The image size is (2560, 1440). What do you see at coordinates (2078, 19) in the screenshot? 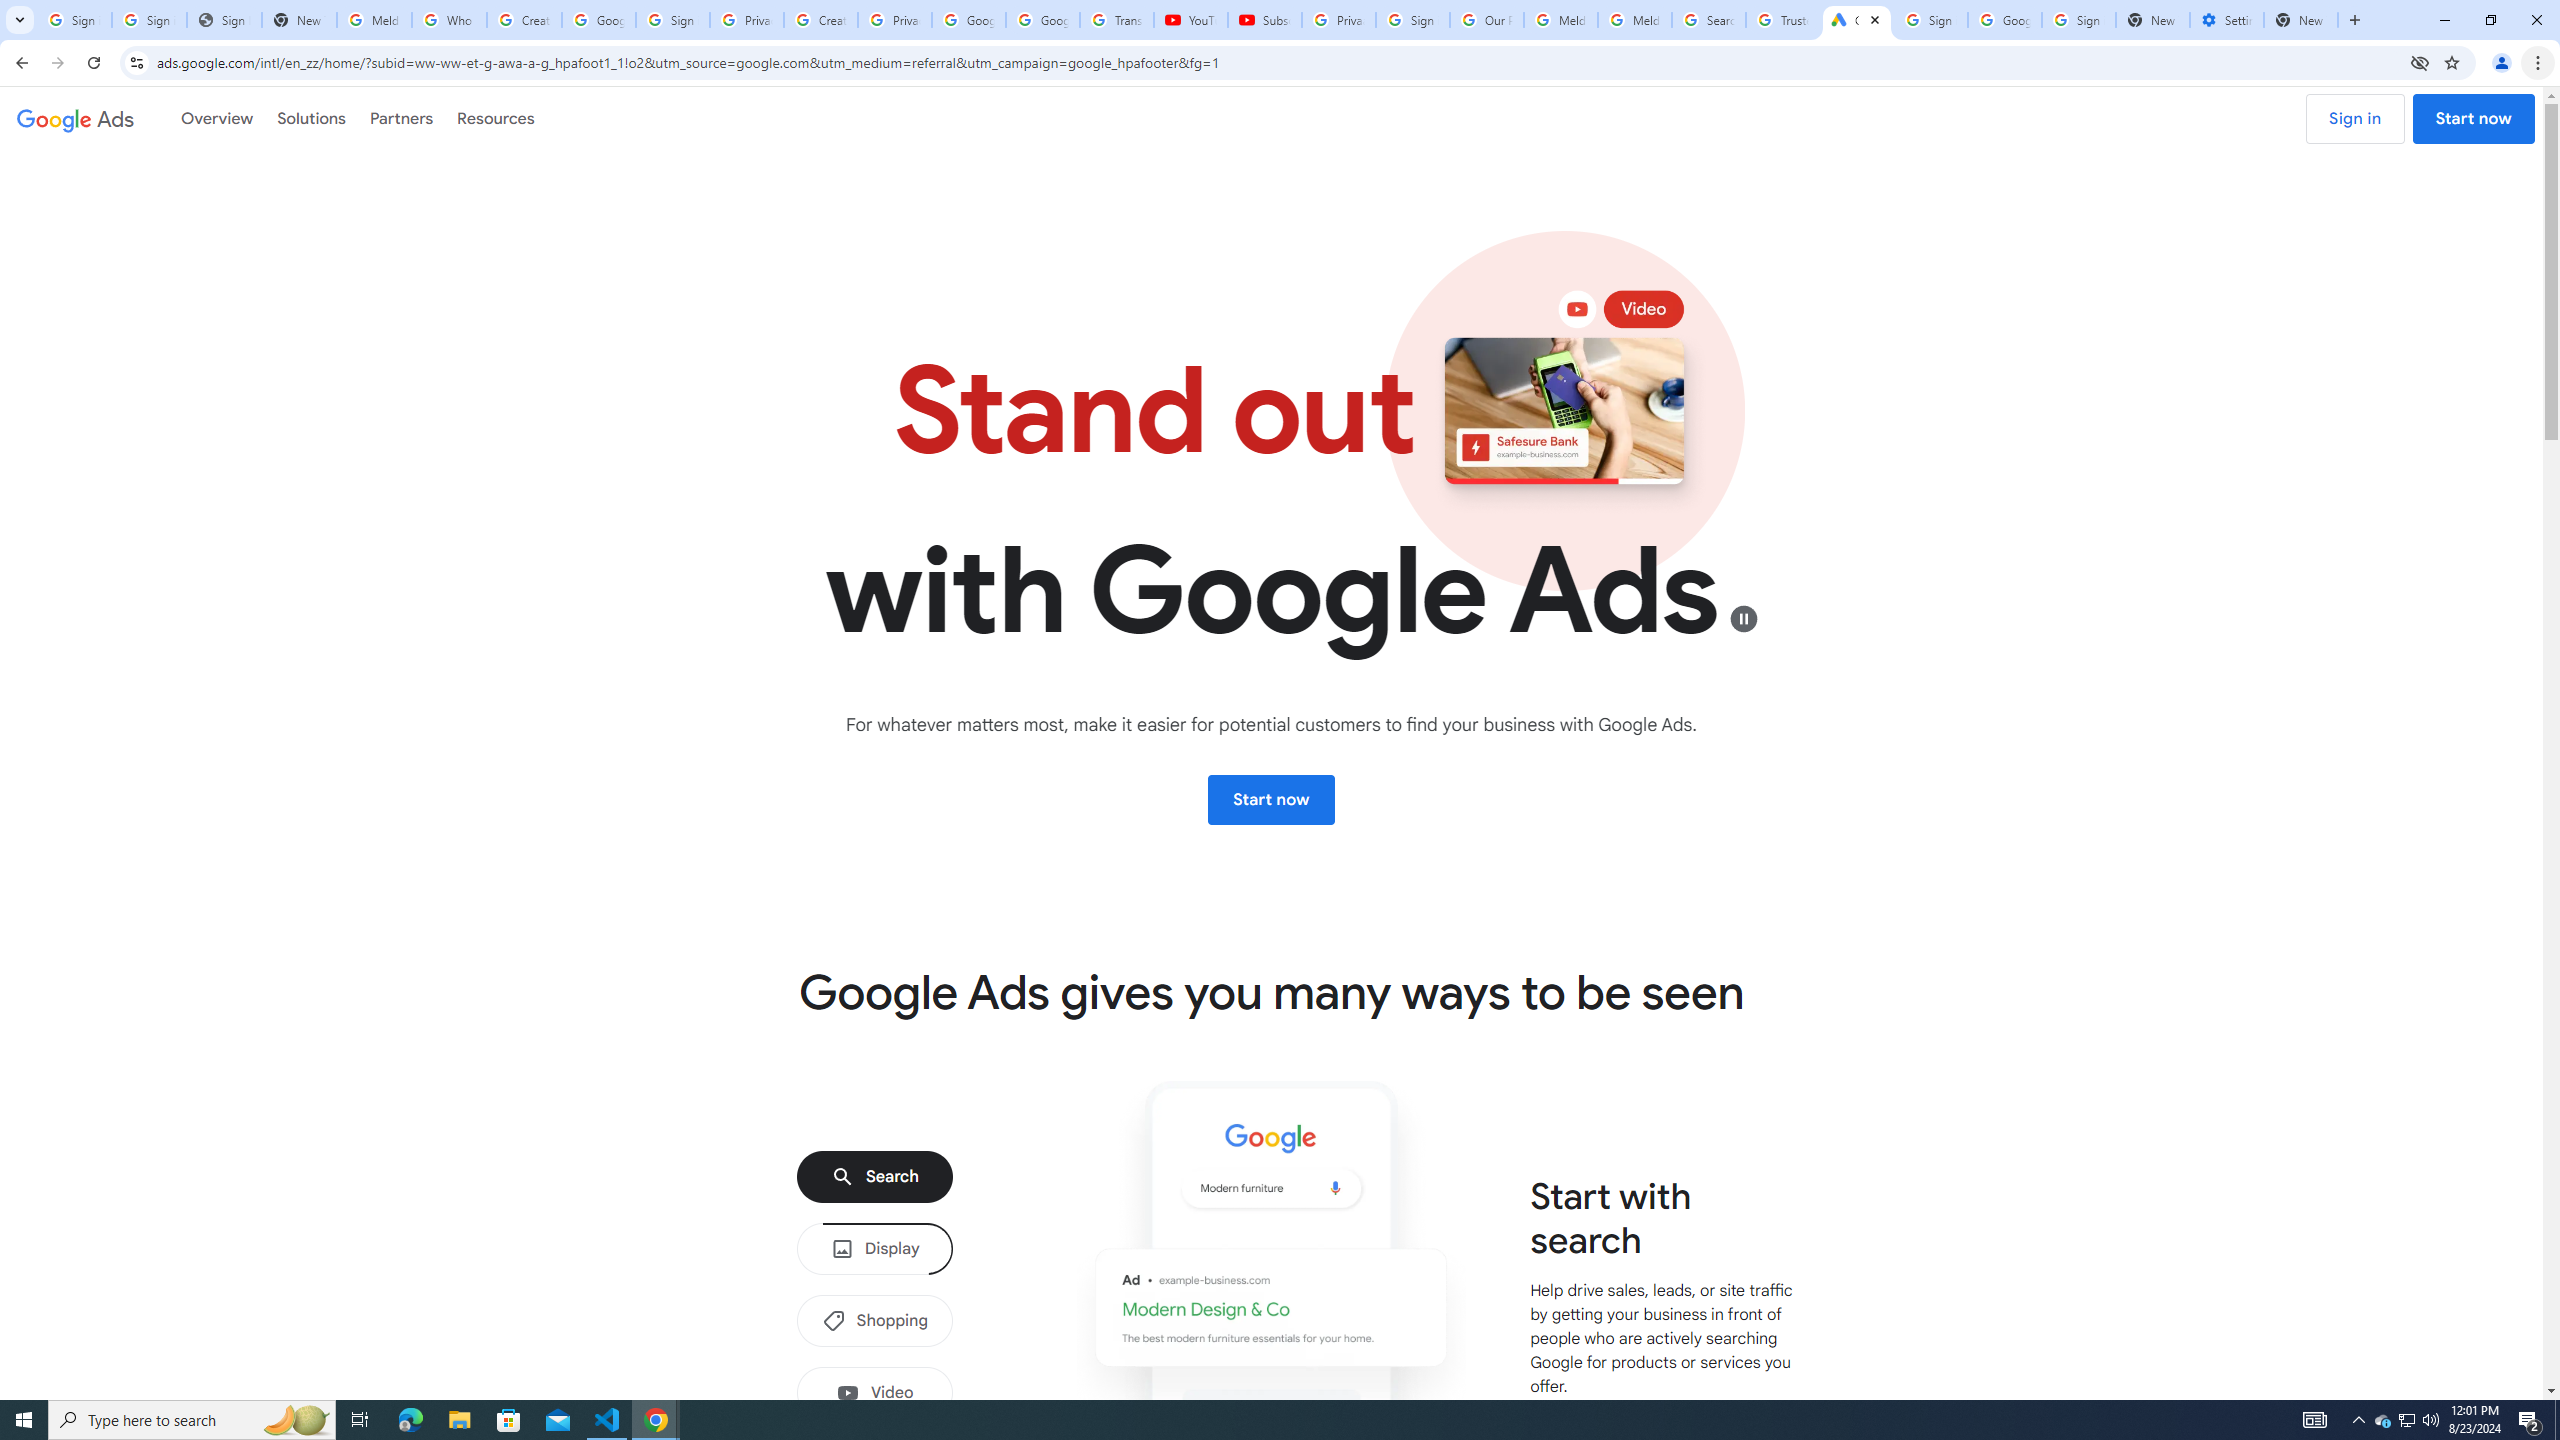
I see `'Sign in - Google Accounts'` at bounding box center [2078, 19].